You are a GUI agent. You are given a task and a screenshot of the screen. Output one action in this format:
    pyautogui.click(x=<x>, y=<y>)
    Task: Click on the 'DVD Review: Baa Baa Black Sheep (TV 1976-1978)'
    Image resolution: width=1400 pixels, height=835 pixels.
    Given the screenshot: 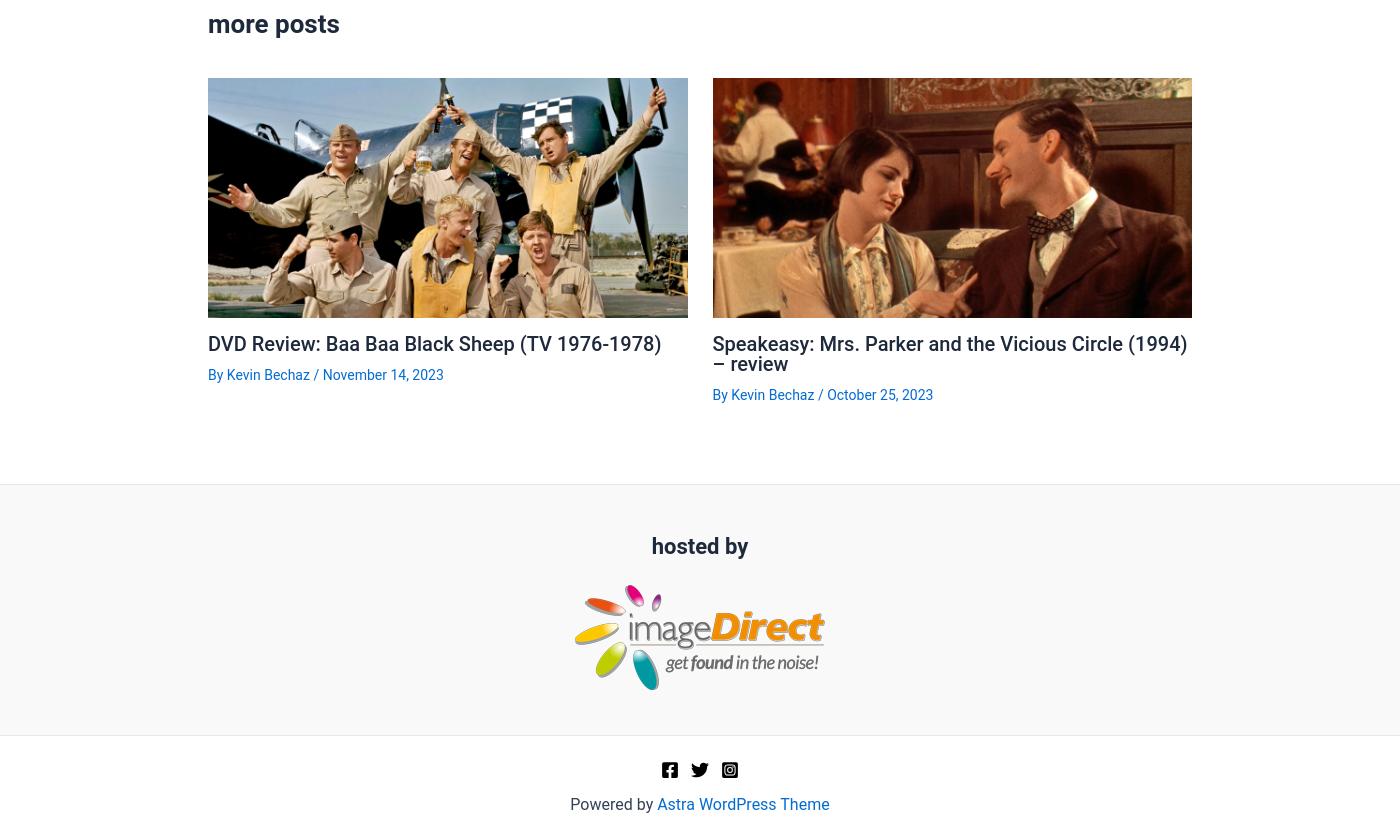 What is the action you would take?
    pyautogui.click(x=434, y=343)
    